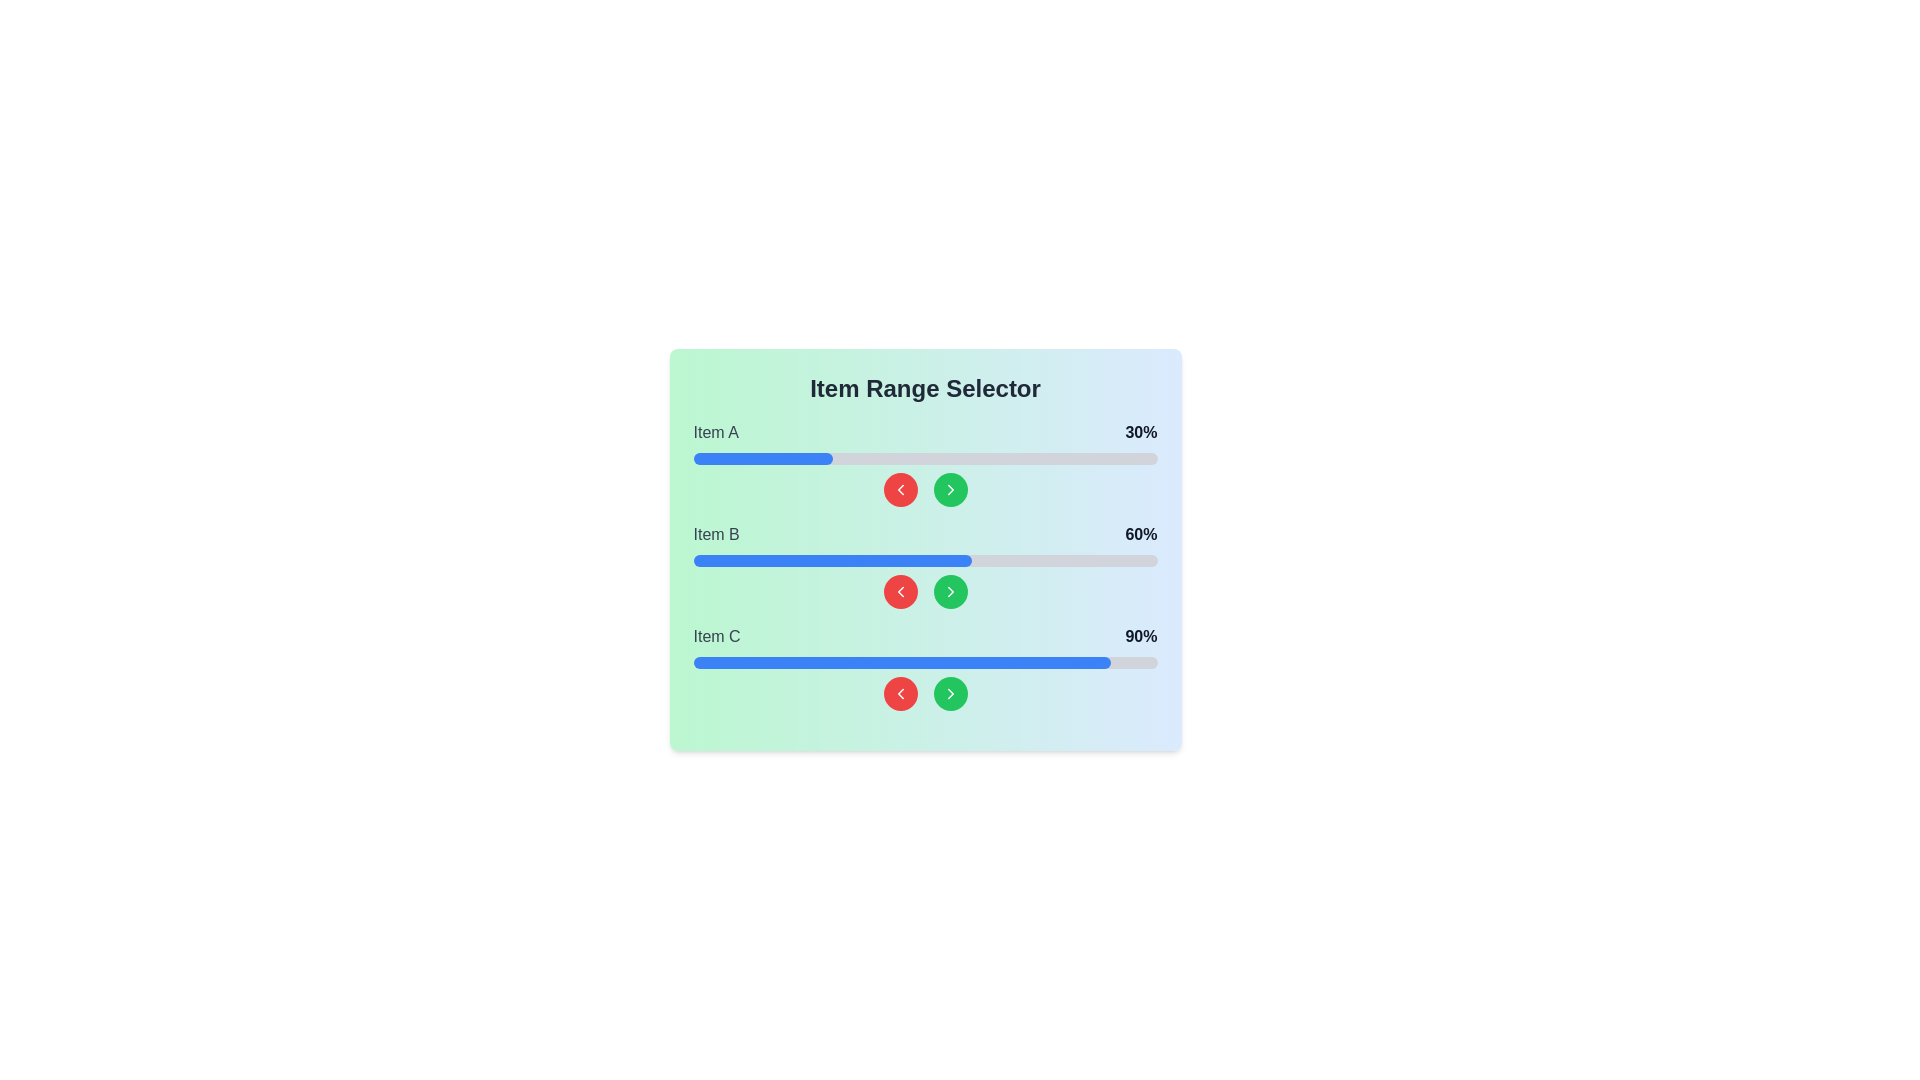 The image size is (1920, 1080). What do you see at coordinates (924, 667) in the screenshot?
I see `the progress bar labeled 'Item C' which shows a filled percentage of 90% to understand the current value` at bounding box center [924, 667].